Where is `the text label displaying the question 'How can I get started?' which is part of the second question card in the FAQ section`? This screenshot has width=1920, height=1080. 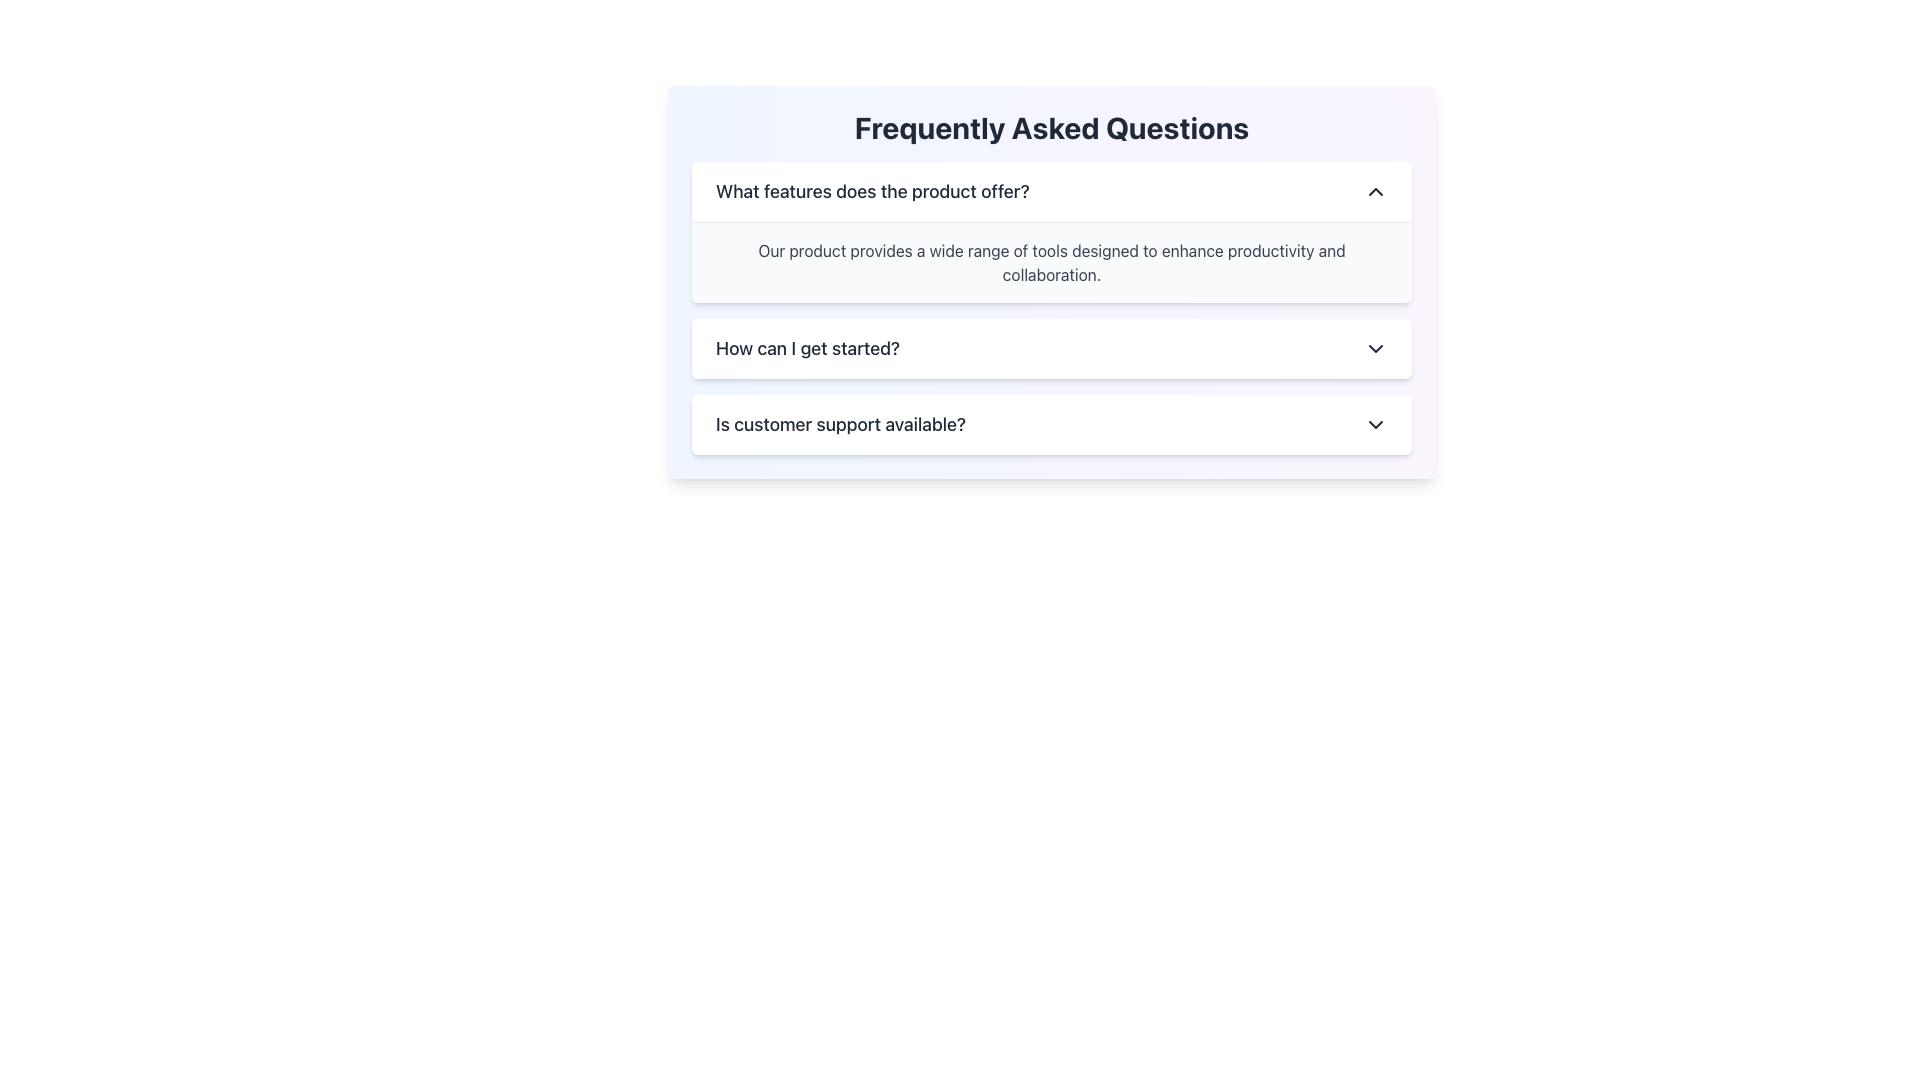 the text label displaying the question 'How can I get started?' which is part of the second question card in the FAQ section is located at coordinates (808, 347).